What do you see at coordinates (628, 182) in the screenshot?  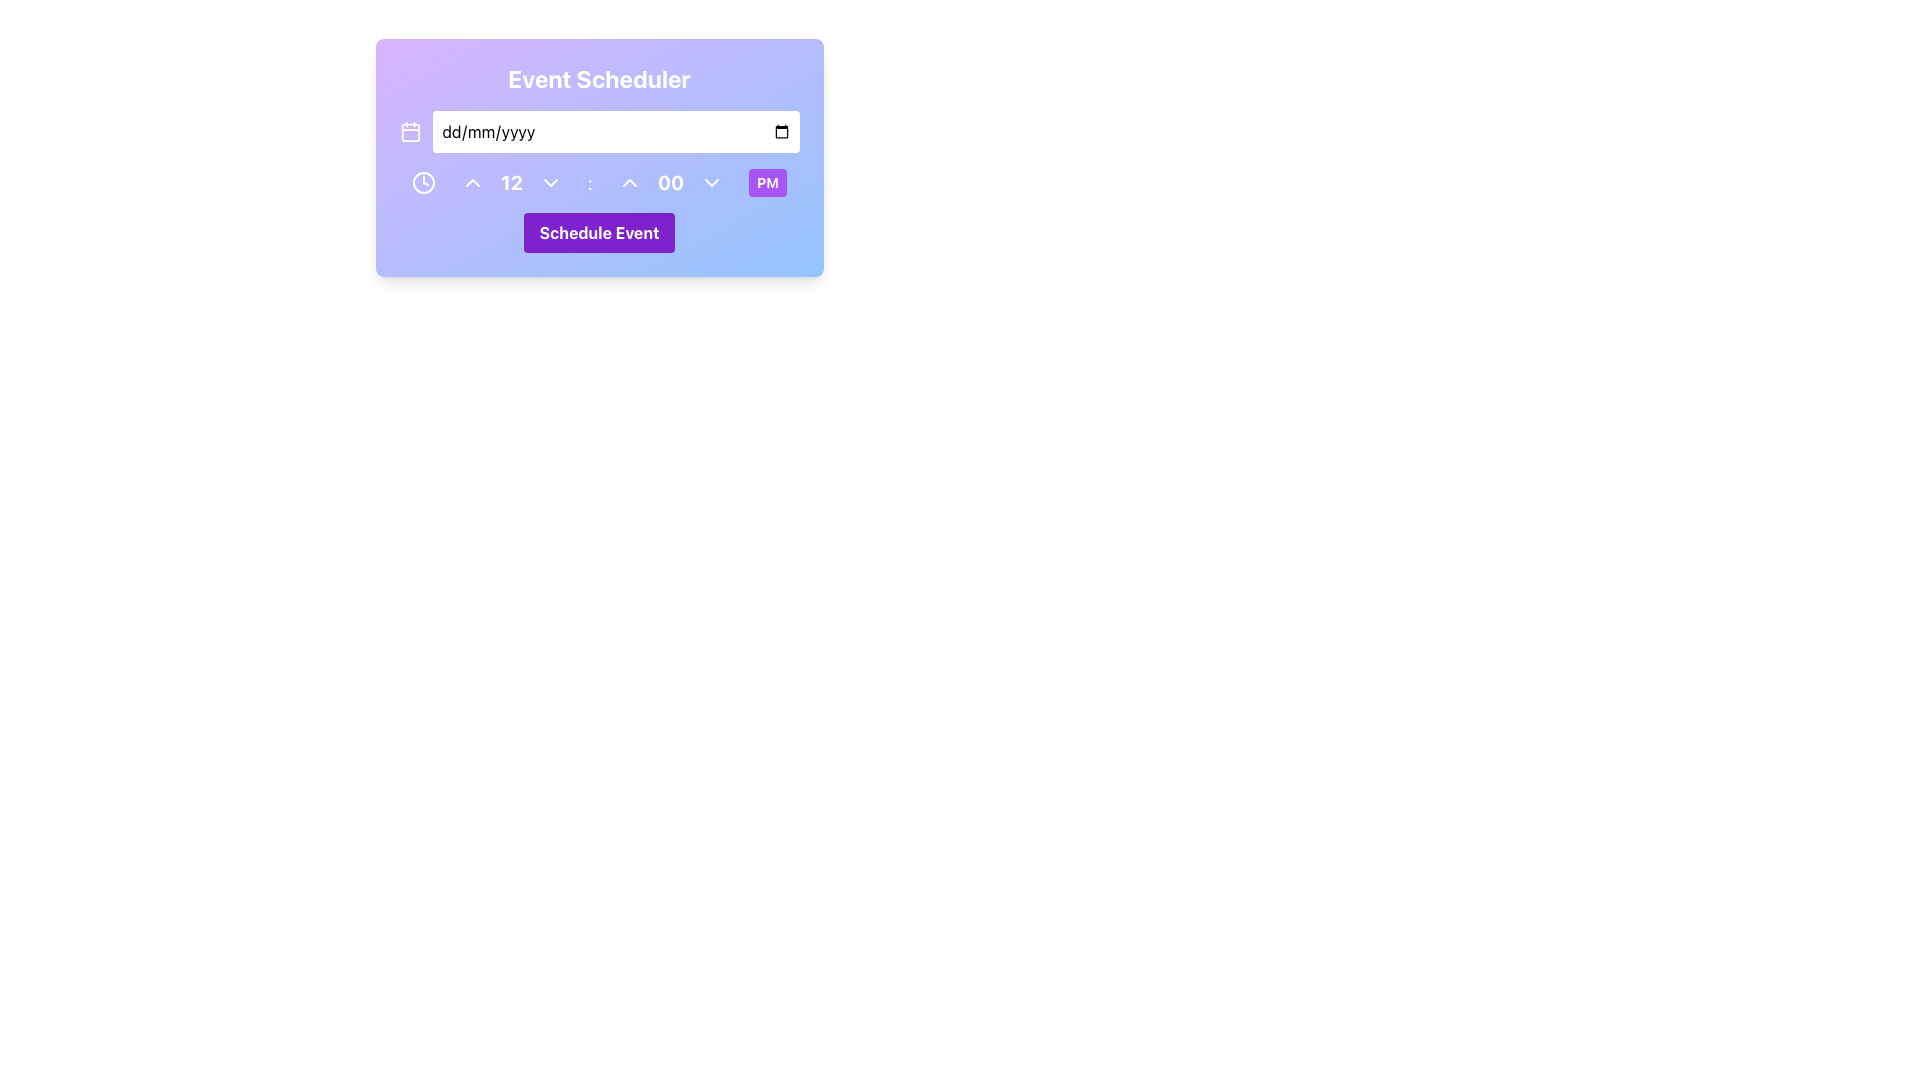 I see `the upward pointing chevron button in the time picker section of the Event Scheduler interface` at bounding box center [628, 182].